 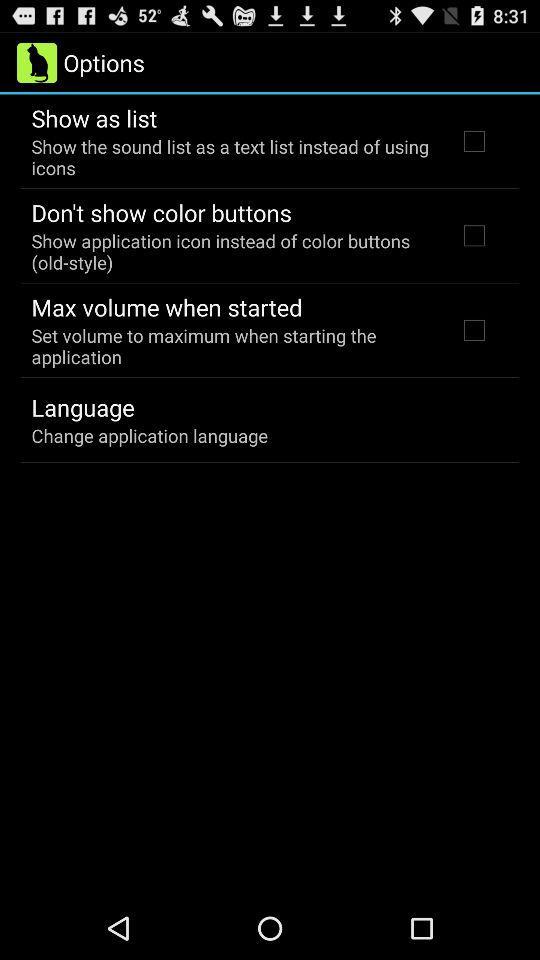 What do you see at coordinates (230, 156) in the screenshot?
I see `the show the sound` at bounding box center [230, 156].